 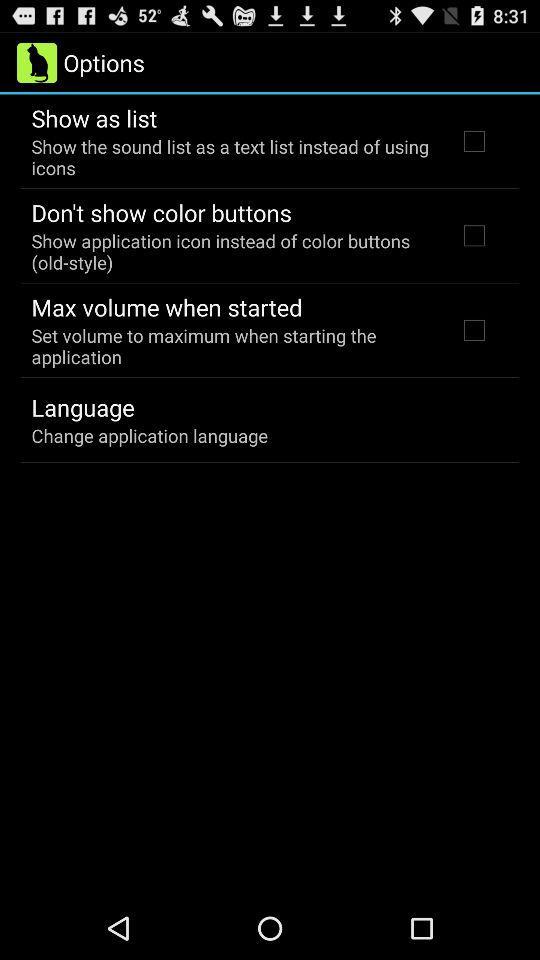 What do you see at coordinates (230, 156) in the screenshot?
I see `the show the sound` at bounding box center [230, 156].